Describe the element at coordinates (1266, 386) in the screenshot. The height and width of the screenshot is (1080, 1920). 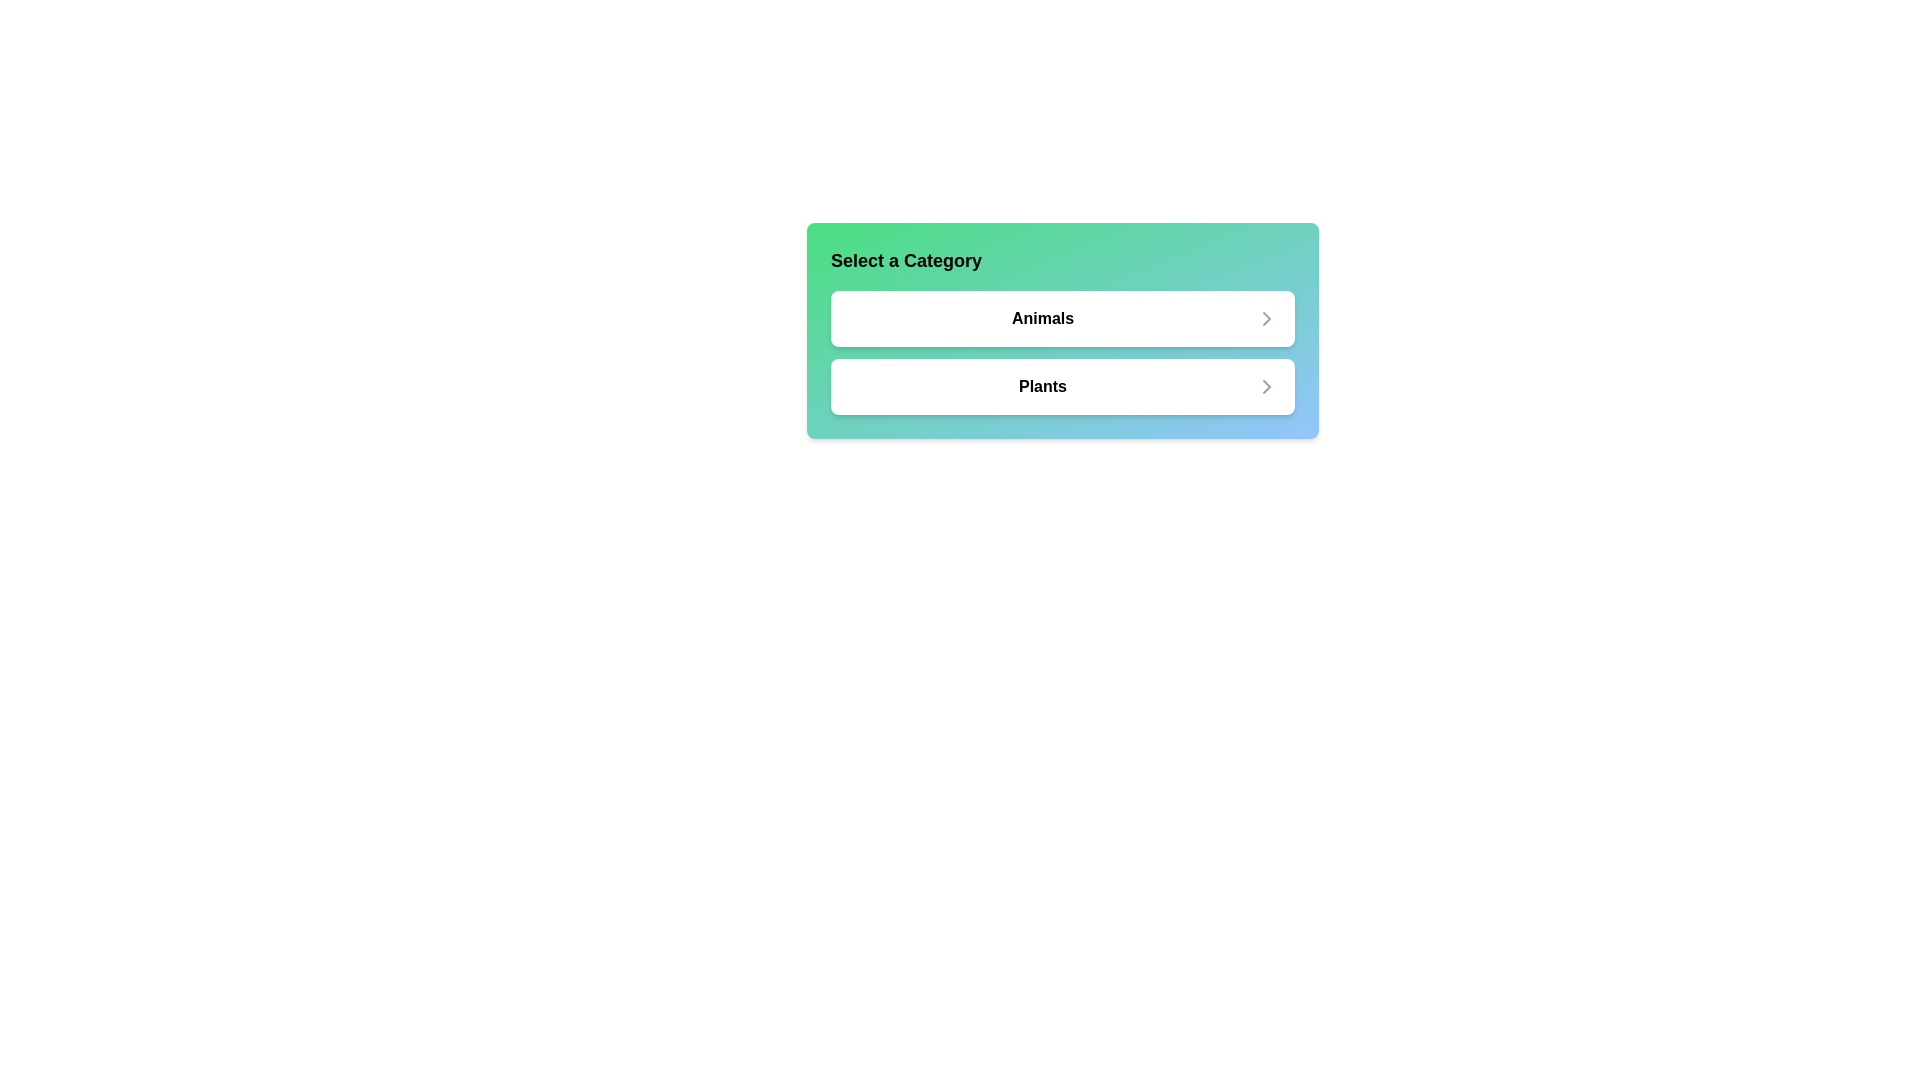
I see `the navigation icon located to the far right of the 'Plants' text, which serves as a visual indicator for more details related to 'Plants'` at that location.